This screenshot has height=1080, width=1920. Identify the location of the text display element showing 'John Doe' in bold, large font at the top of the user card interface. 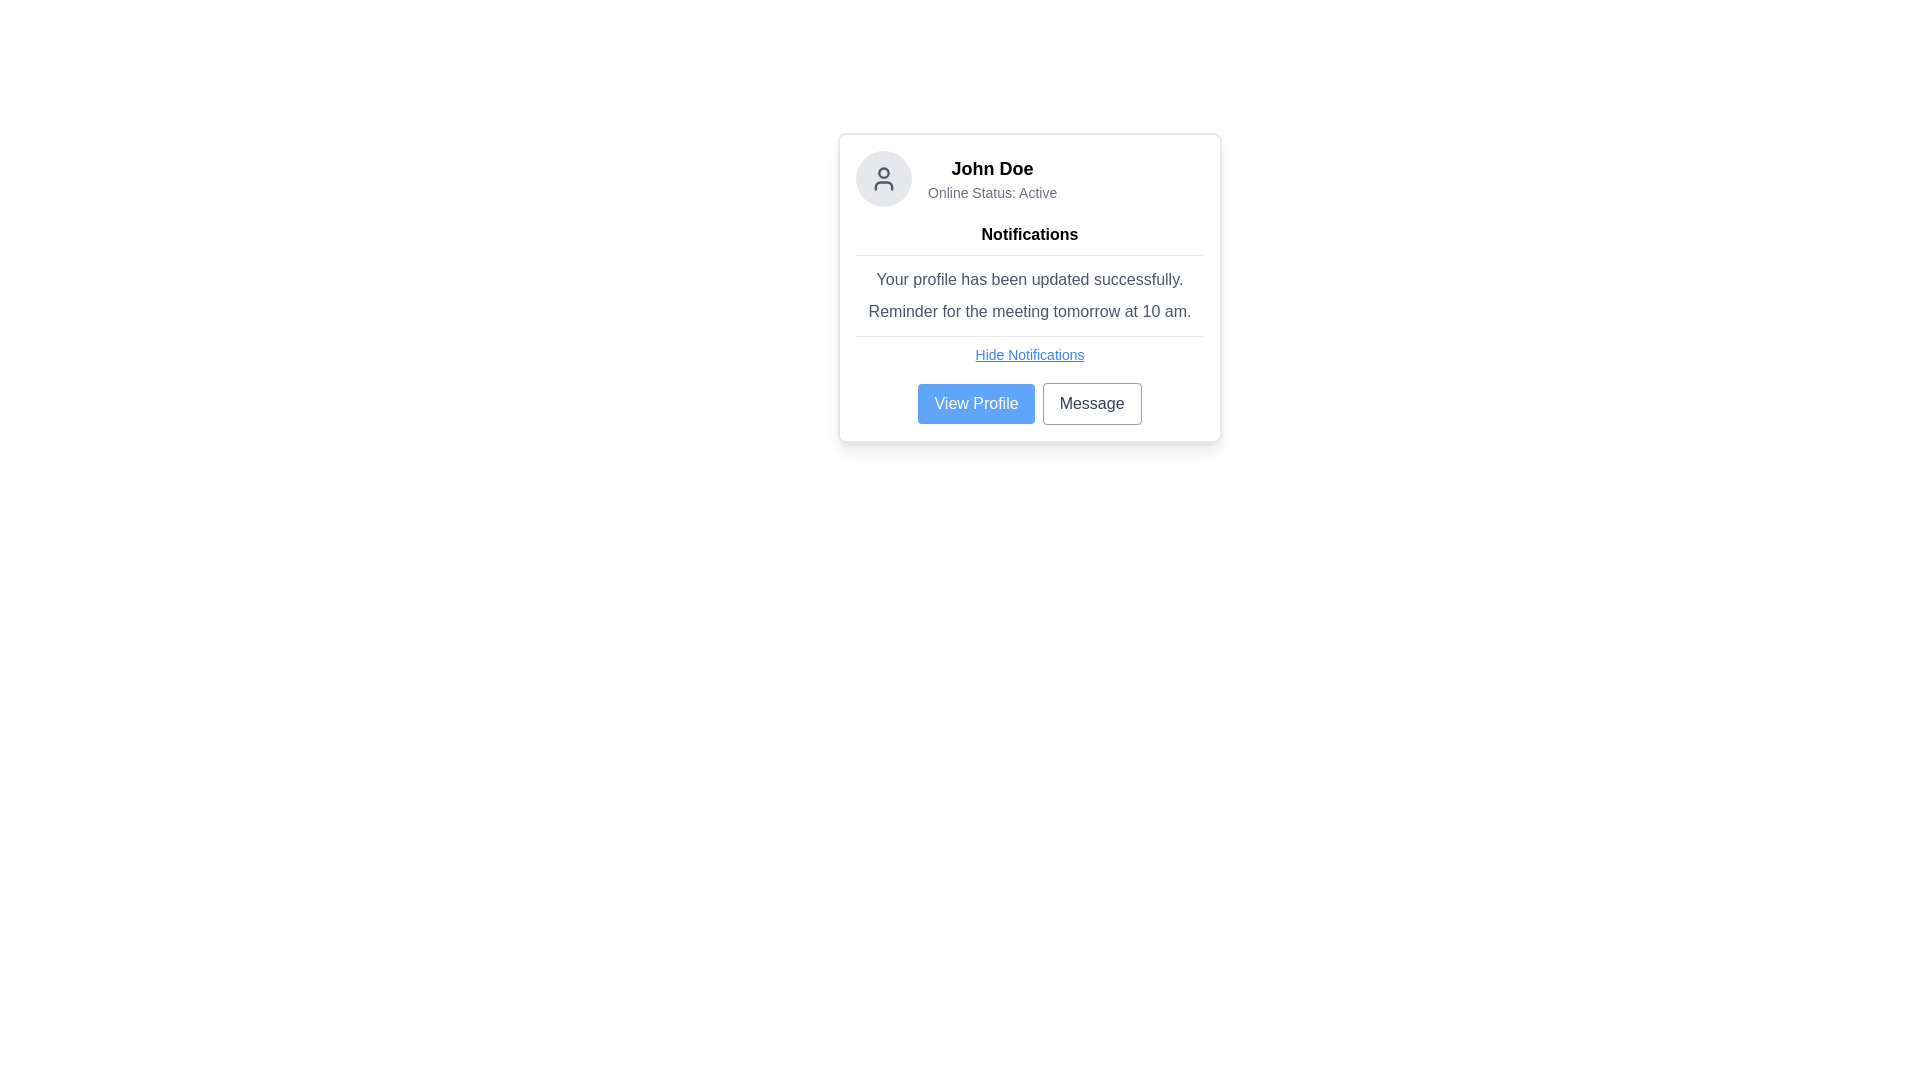
(992, 168).